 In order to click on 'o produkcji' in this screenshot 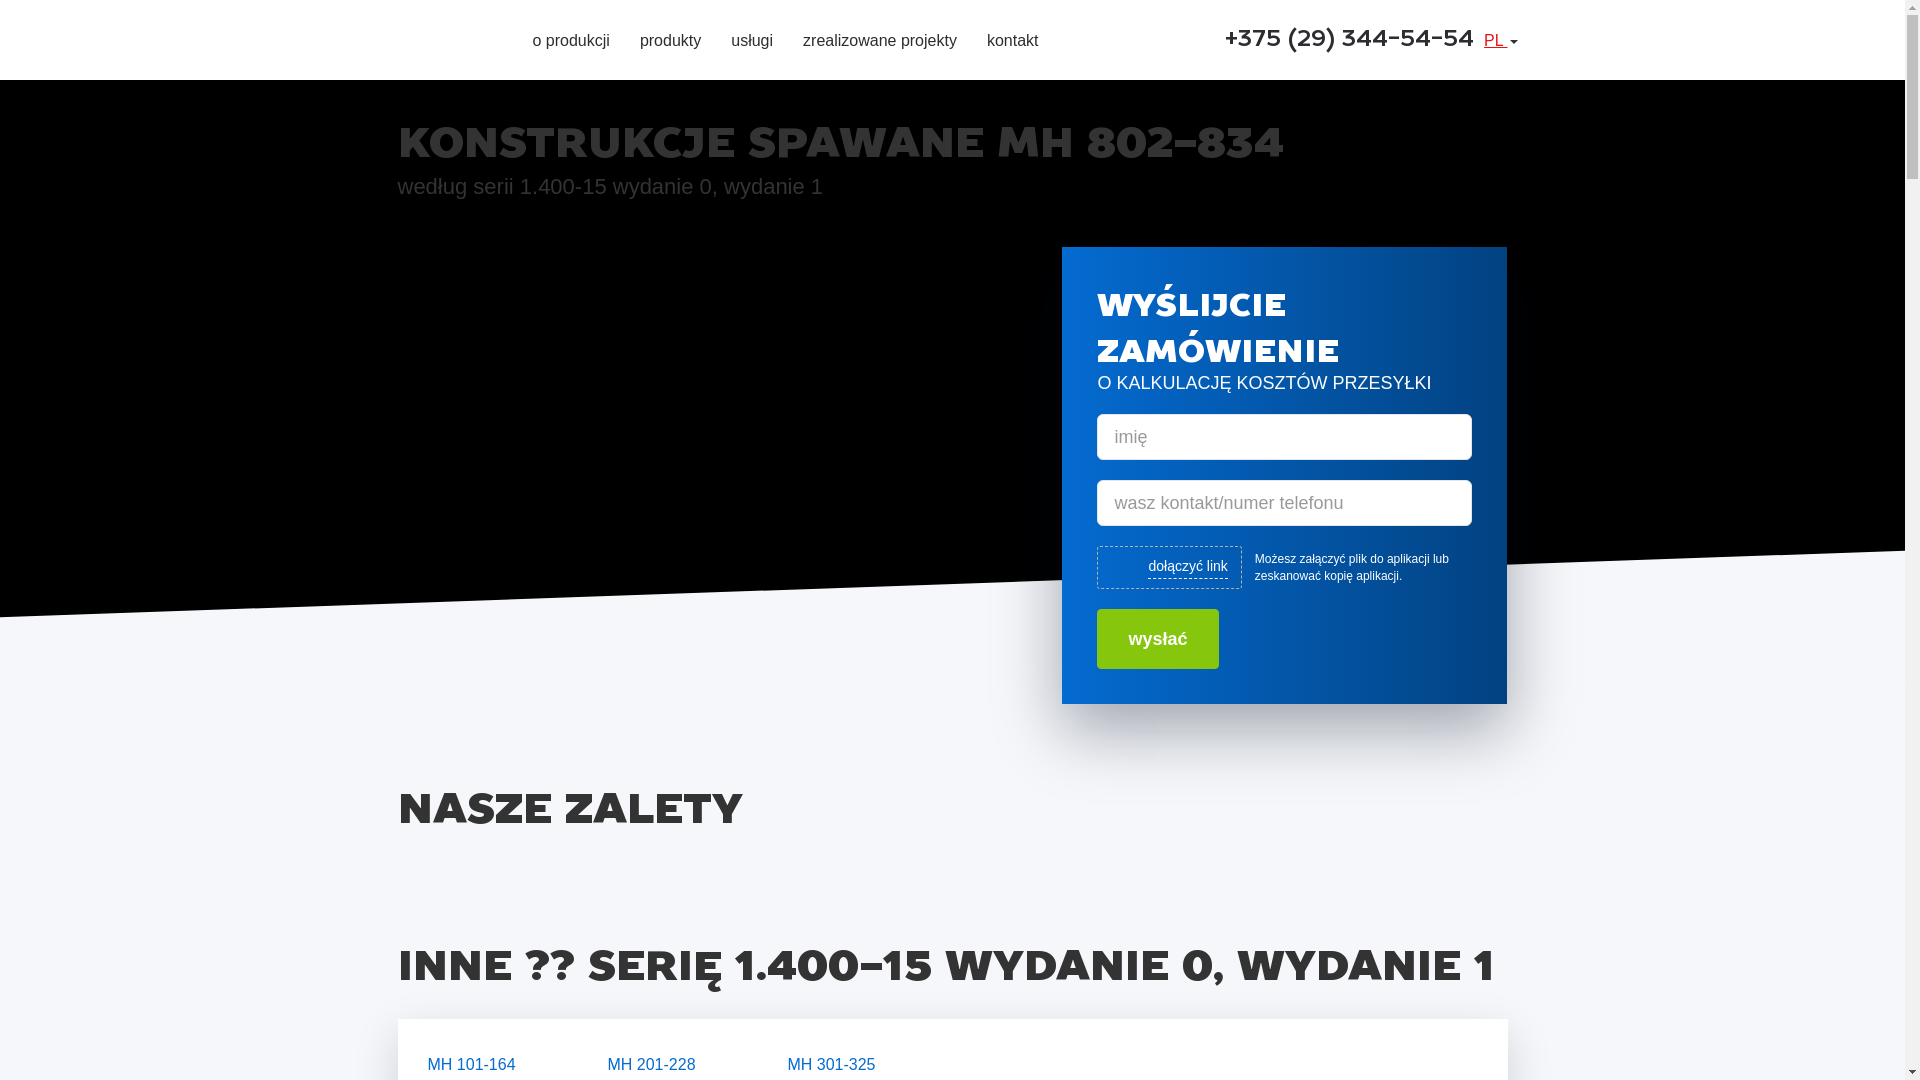, I will do `click(569, 42)`.